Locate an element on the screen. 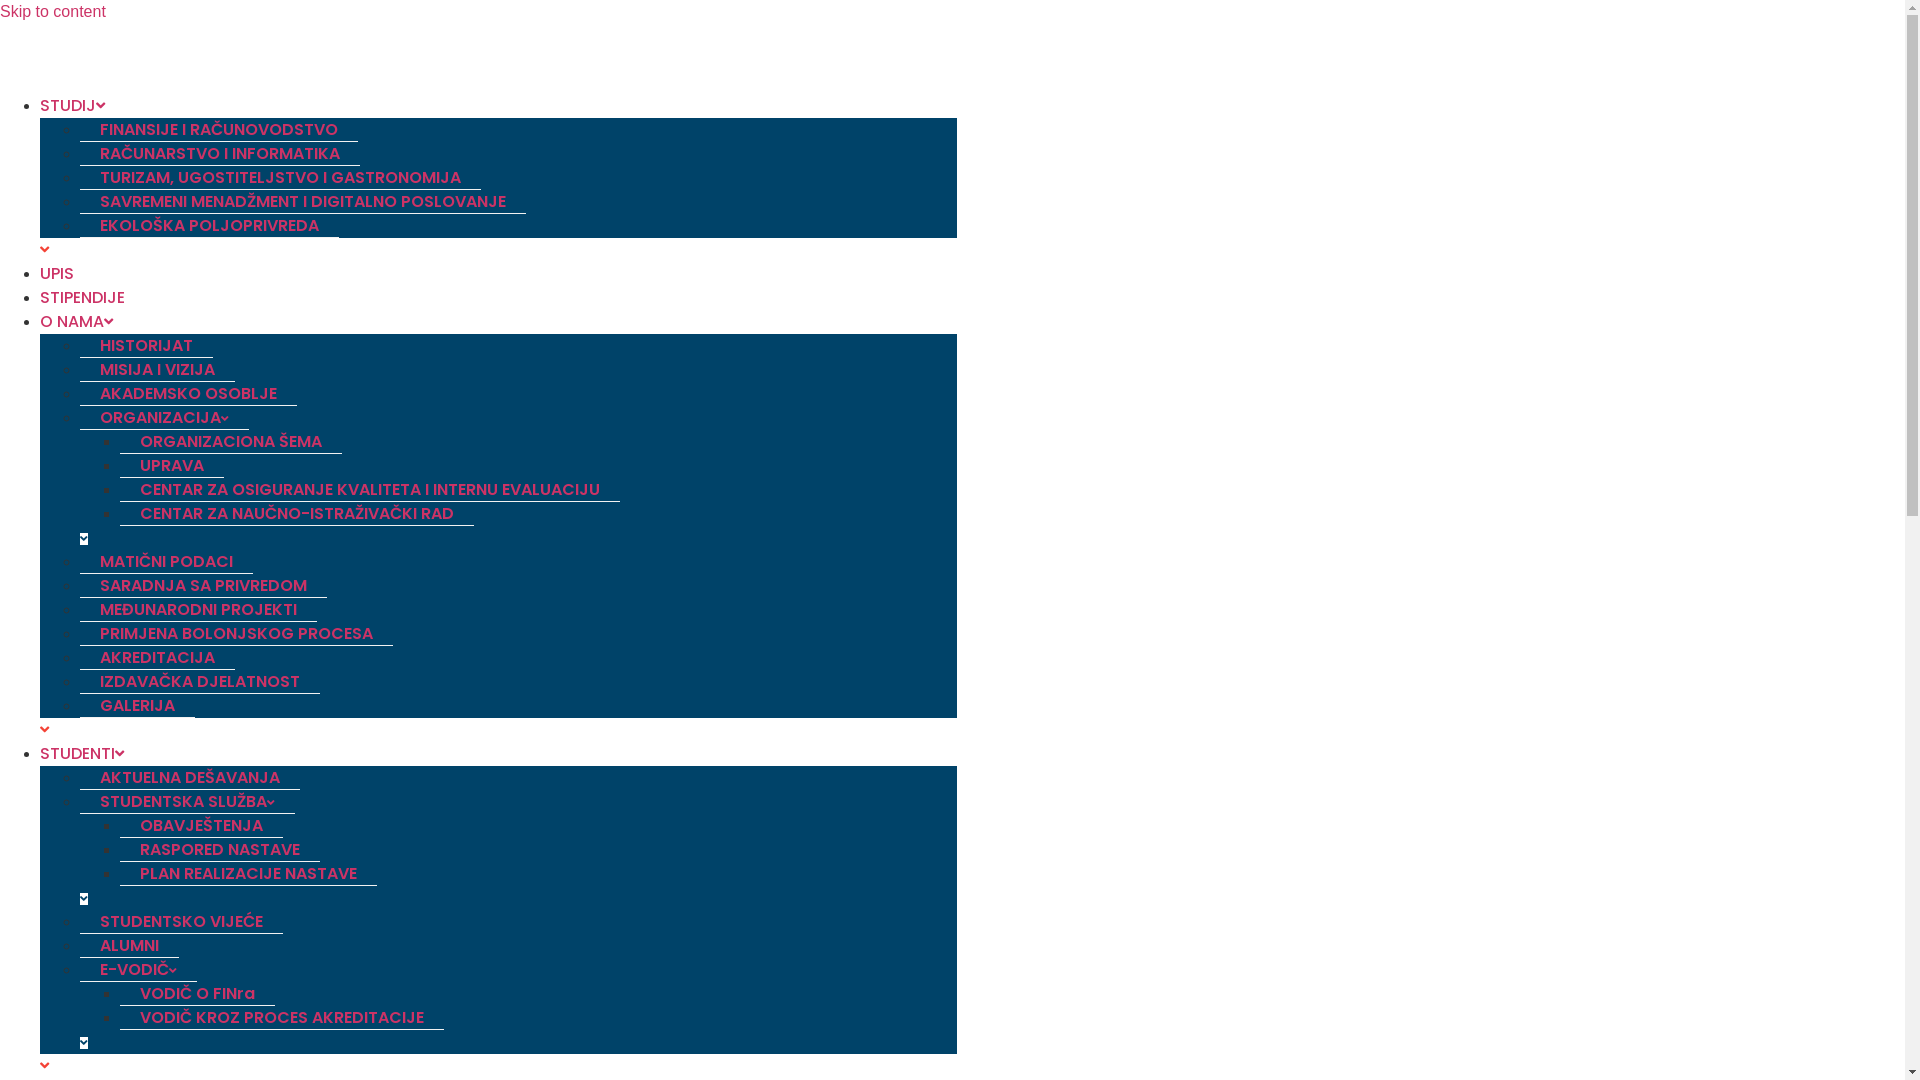  'HISTORIJAT' is located at coordinates (145, 345).